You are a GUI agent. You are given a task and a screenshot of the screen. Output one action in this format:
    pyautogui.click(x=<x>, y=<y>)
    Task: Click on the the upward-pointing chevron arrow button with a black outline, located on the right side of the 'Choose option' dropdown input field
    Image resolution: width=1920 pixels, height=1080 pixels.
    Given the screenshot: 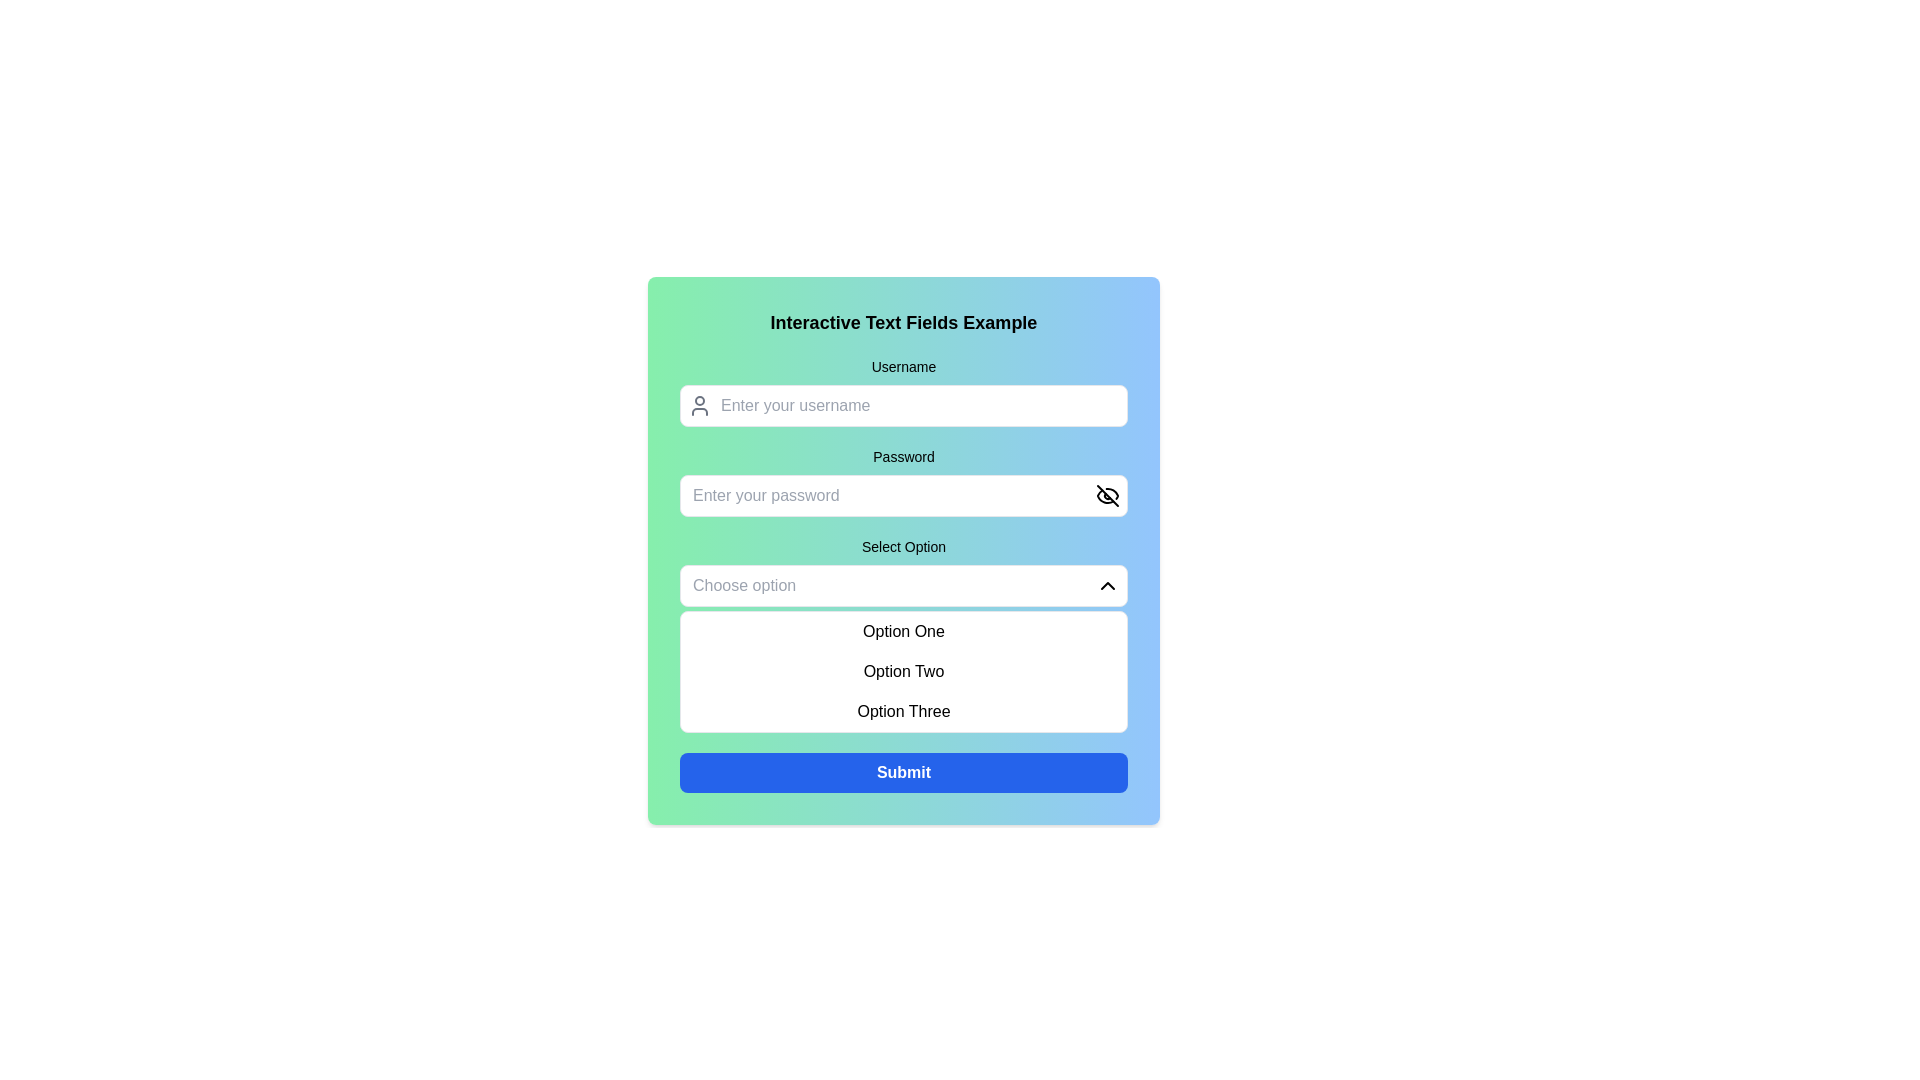 What is the action you would take?
    pyautogui.click(x=1107, y=585)
    